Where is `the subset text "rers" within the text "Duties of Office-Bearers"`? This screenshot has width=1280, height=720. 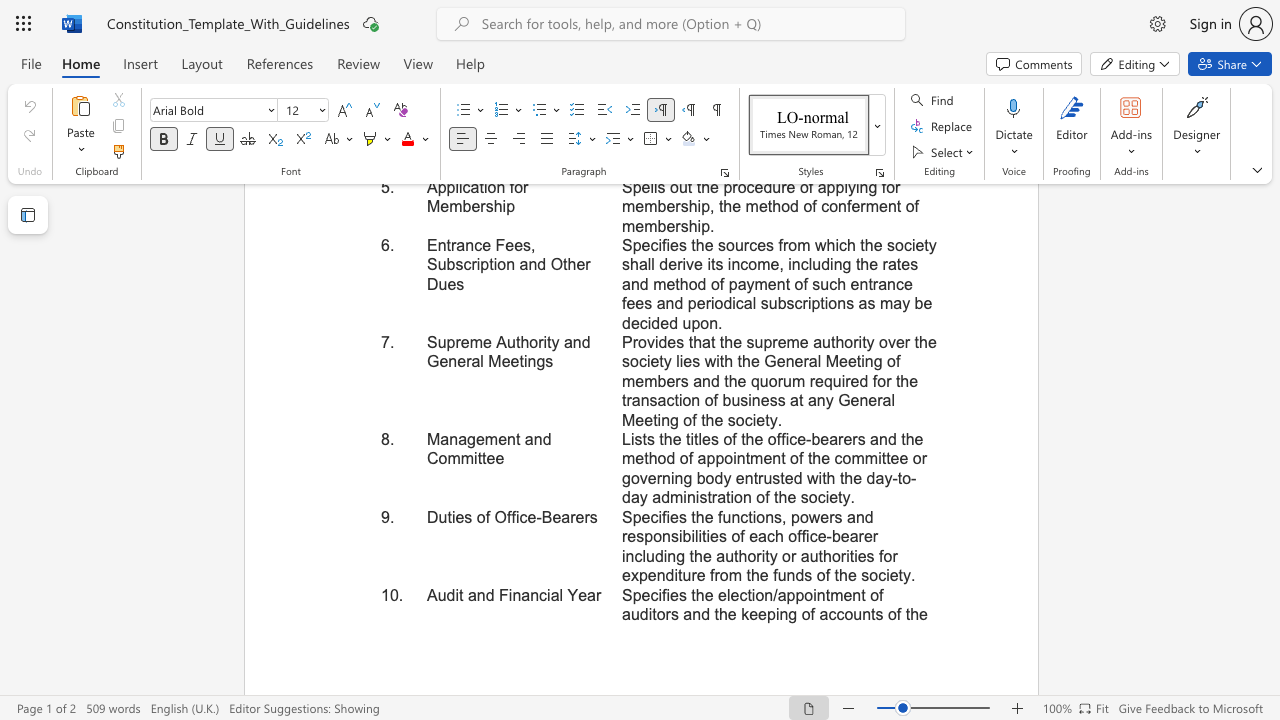
the subset text "rers" within the text "Duties of Office-Bearers" is located at coordinates (569, 516).